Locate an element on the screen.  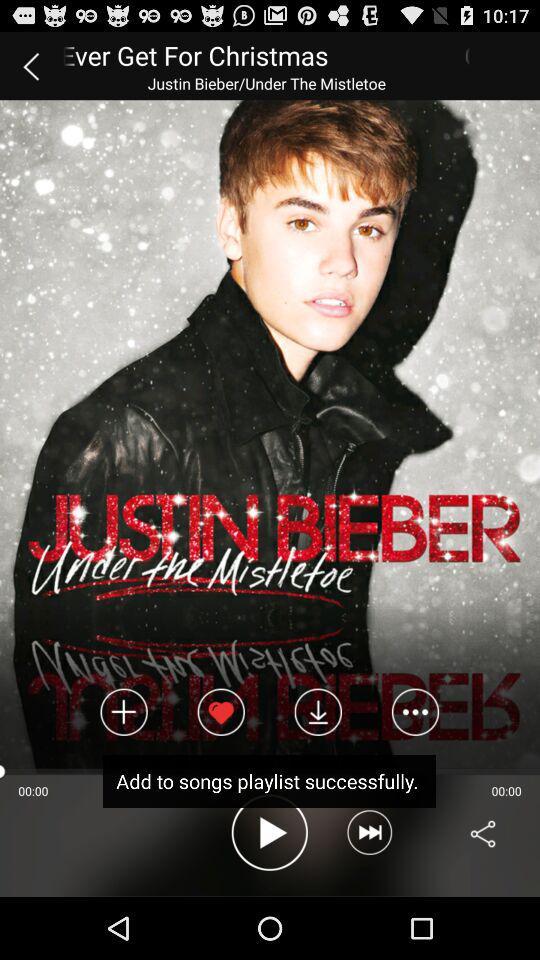
the add icon is located at coordinates (124, 761).